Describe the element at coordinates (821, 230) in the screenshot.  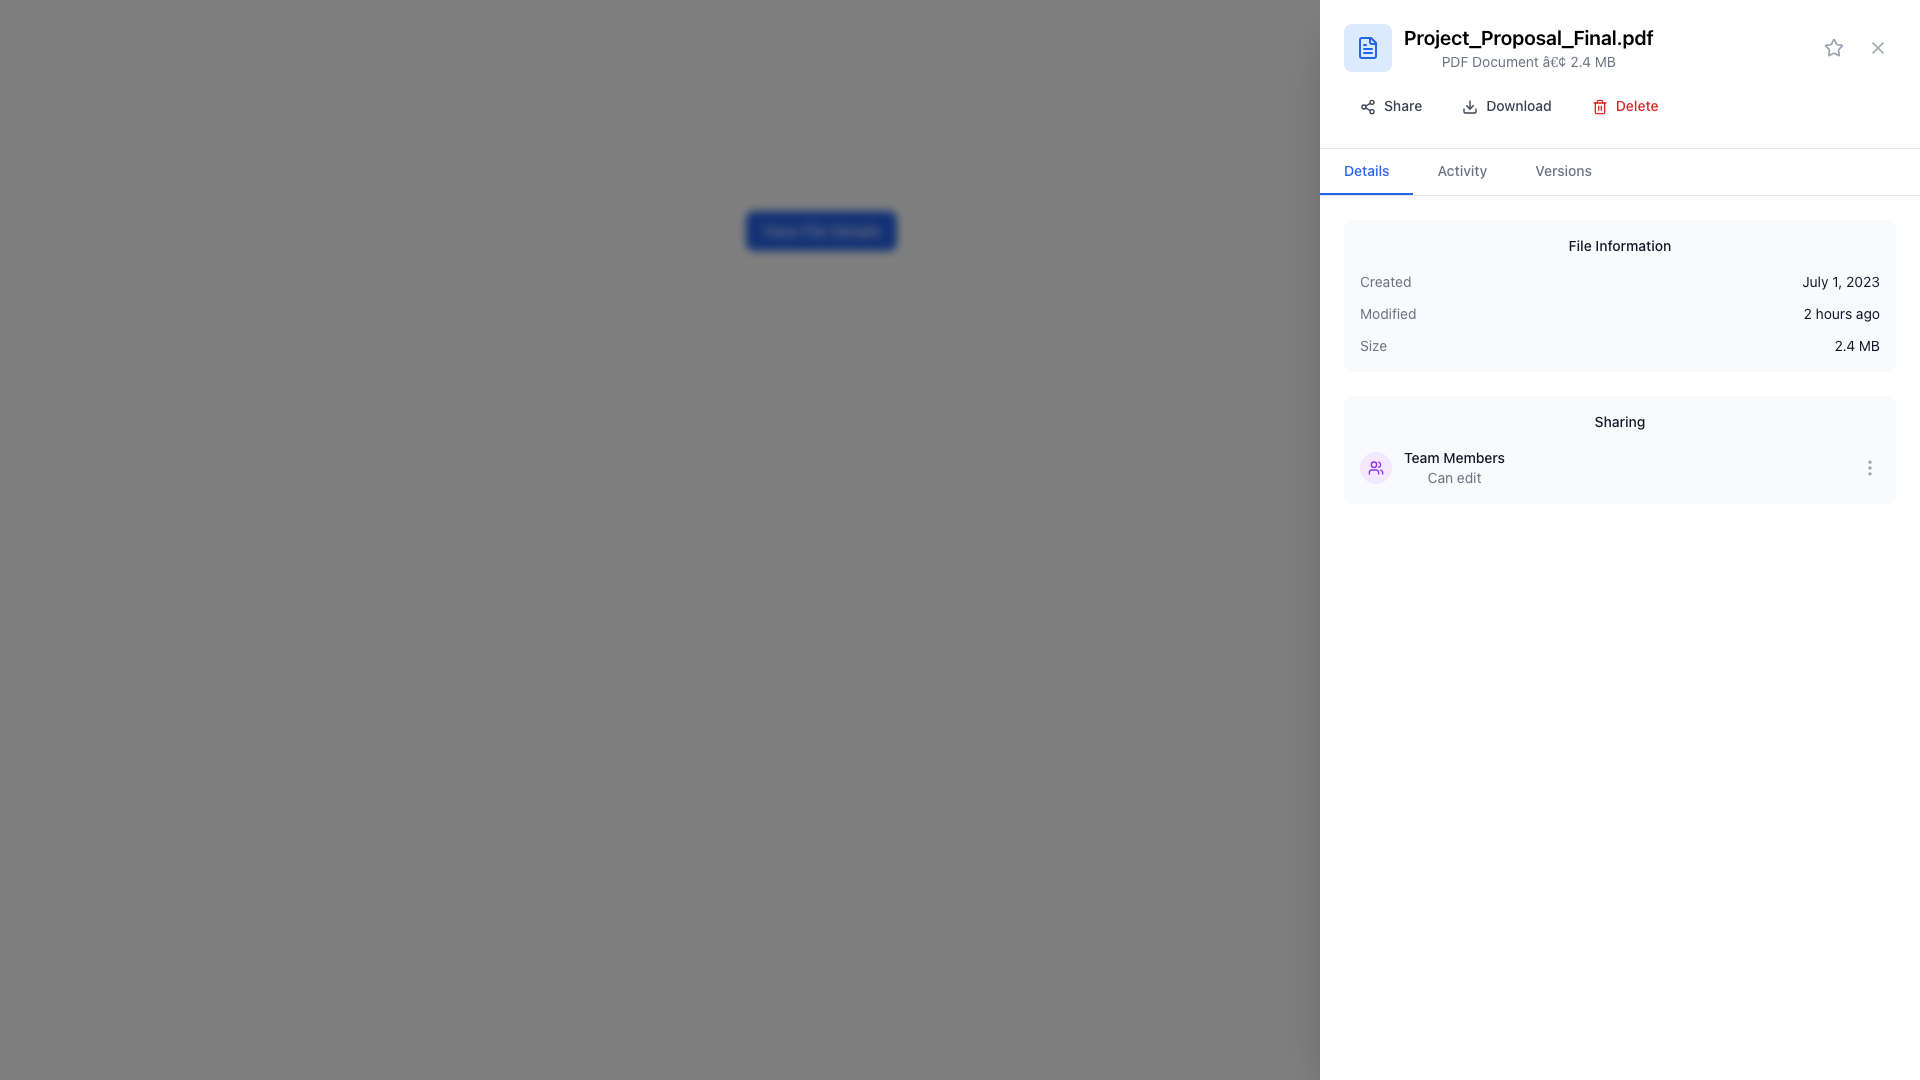
I see `the blue button labeled 'View File Details' located just below the title bar of the document interface` at that location.